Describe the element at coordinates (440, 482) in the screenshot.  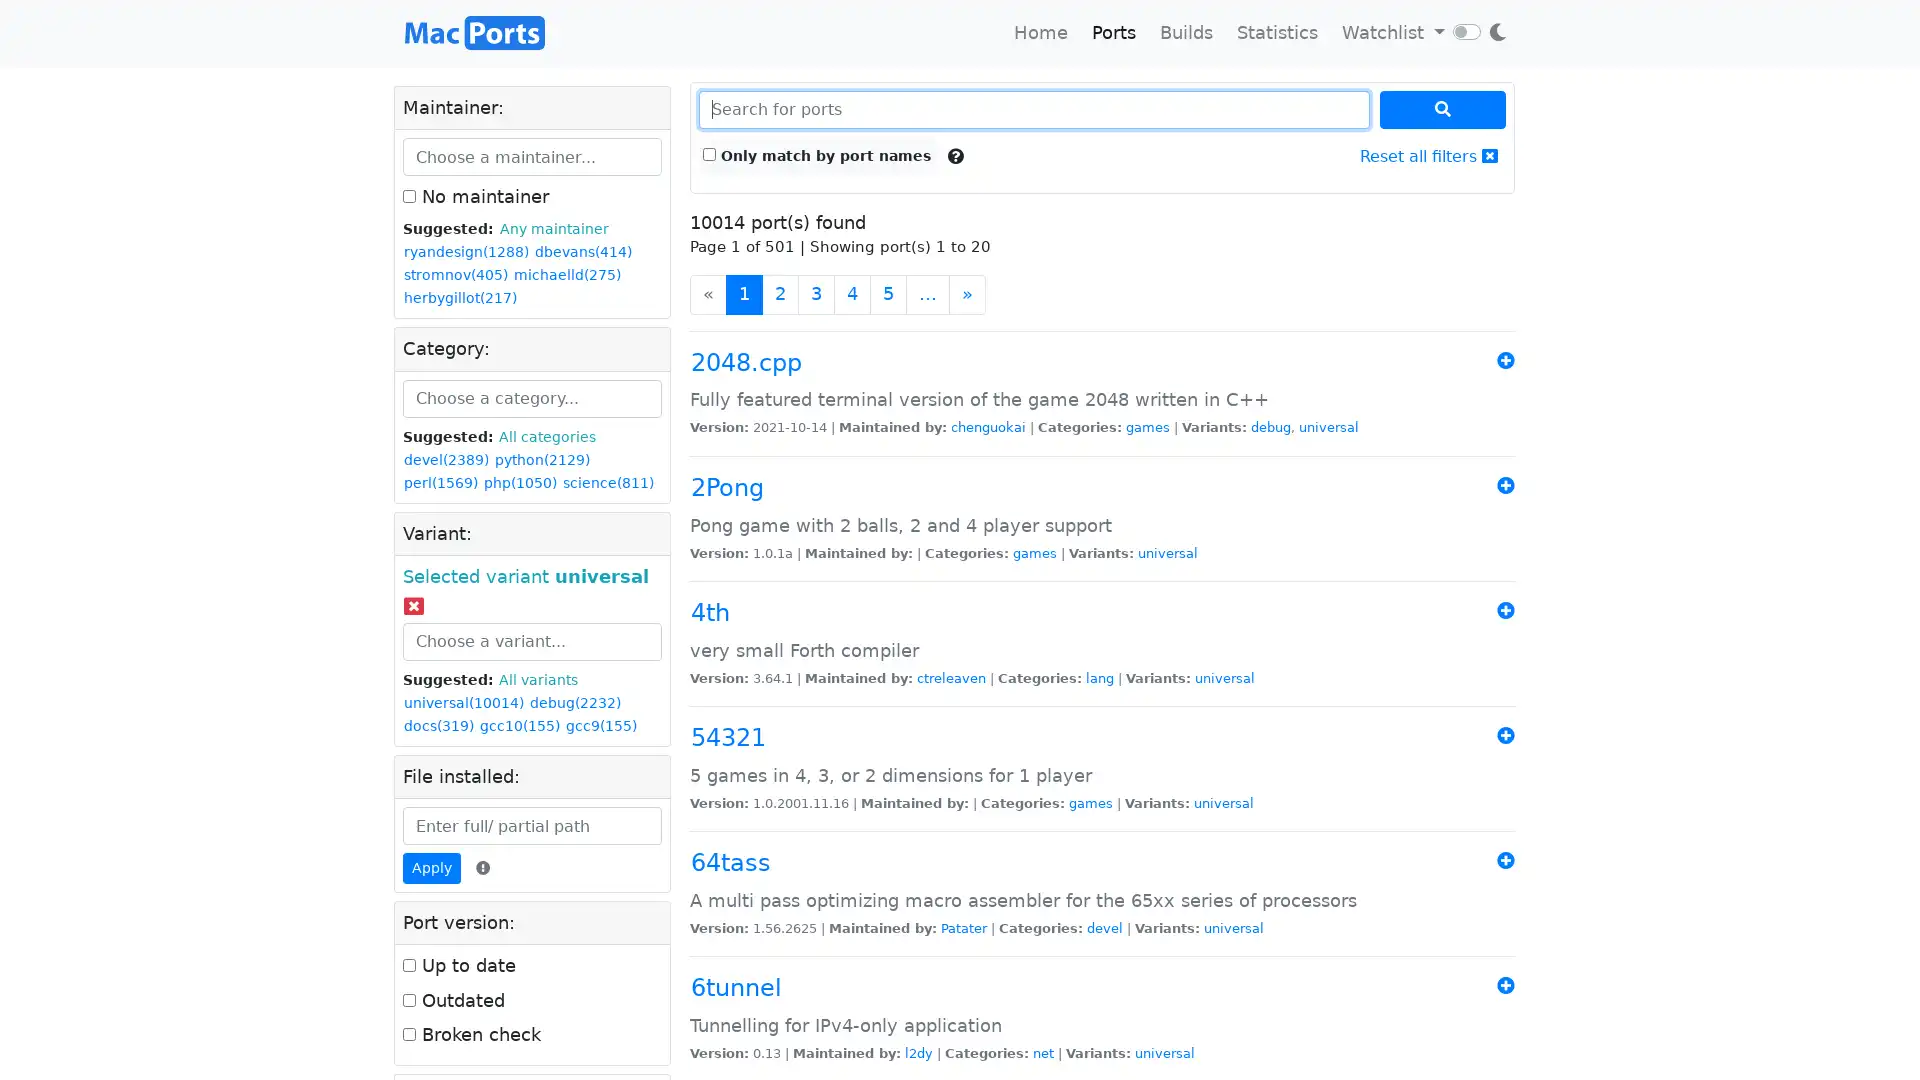
I see `perl(1569)` at that location.